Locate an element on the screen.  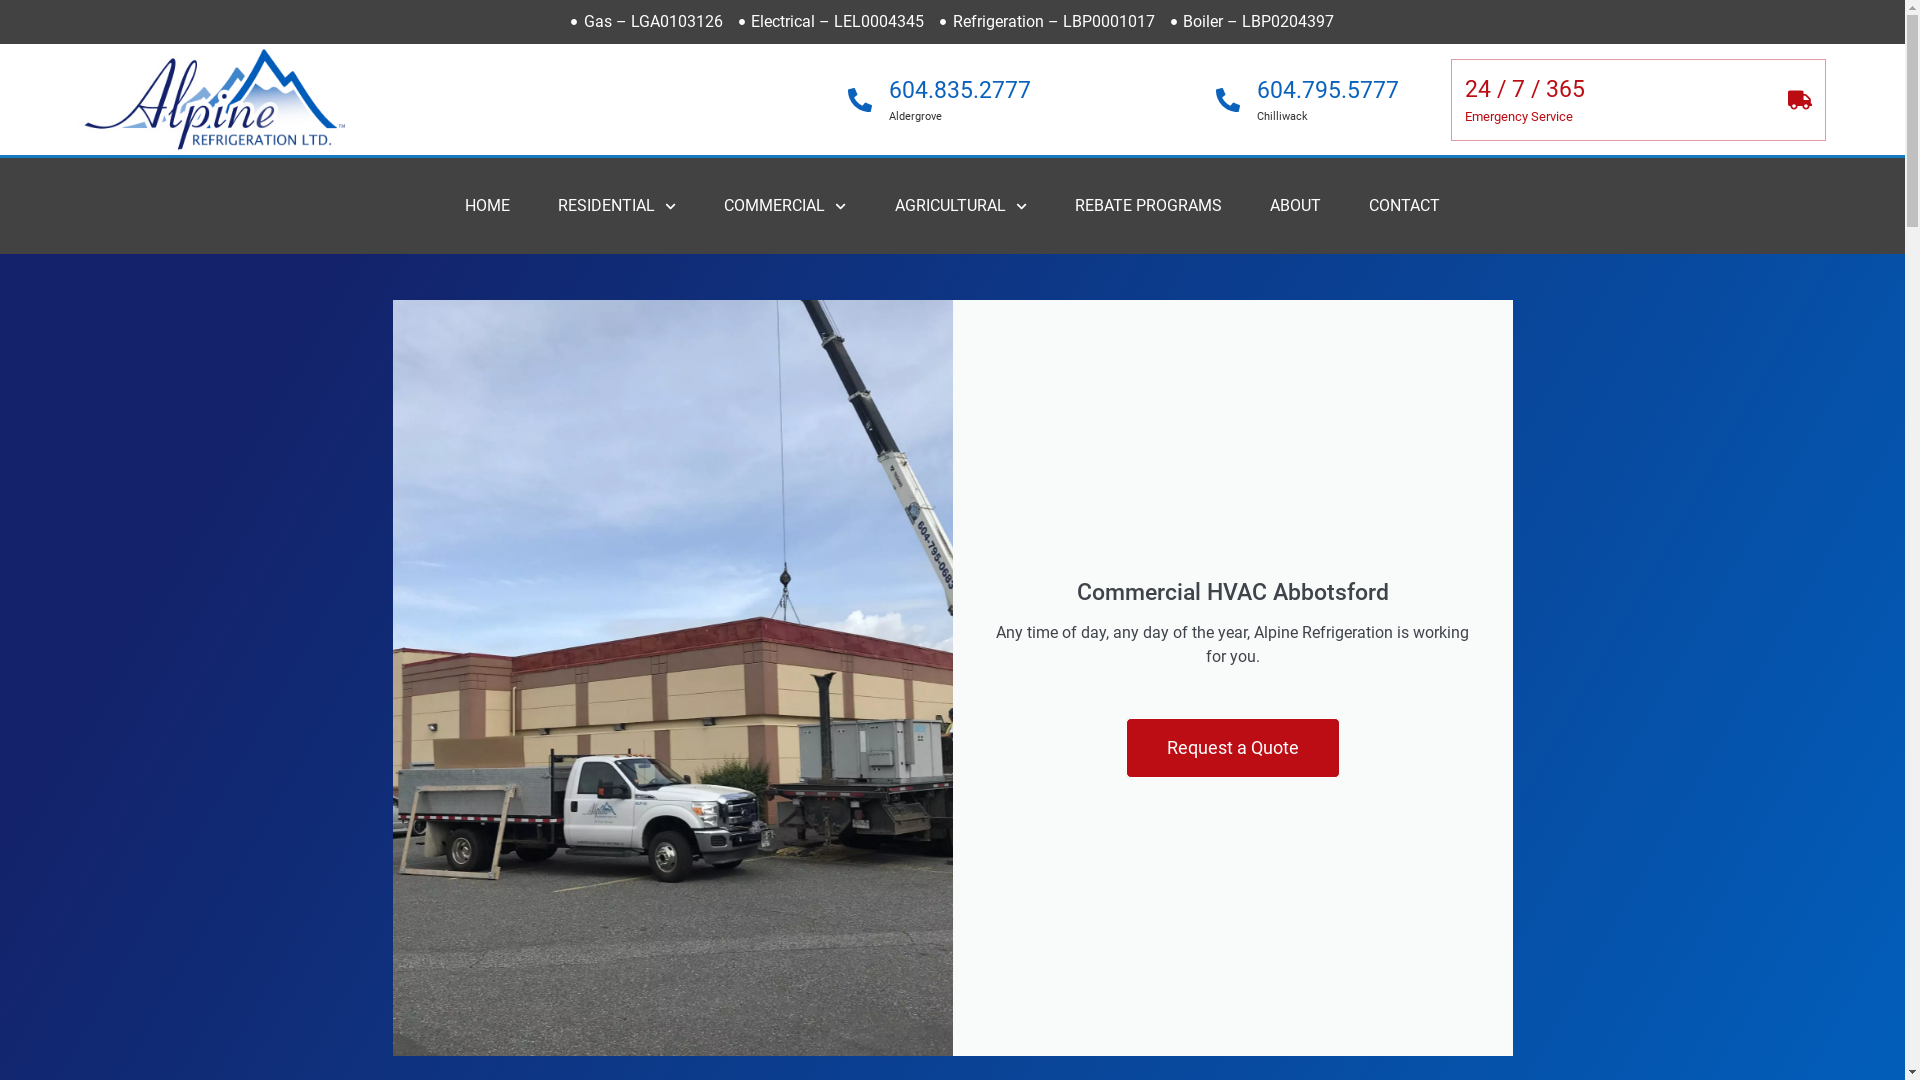
'CONTACT' is located at coordinates (1403, 205).